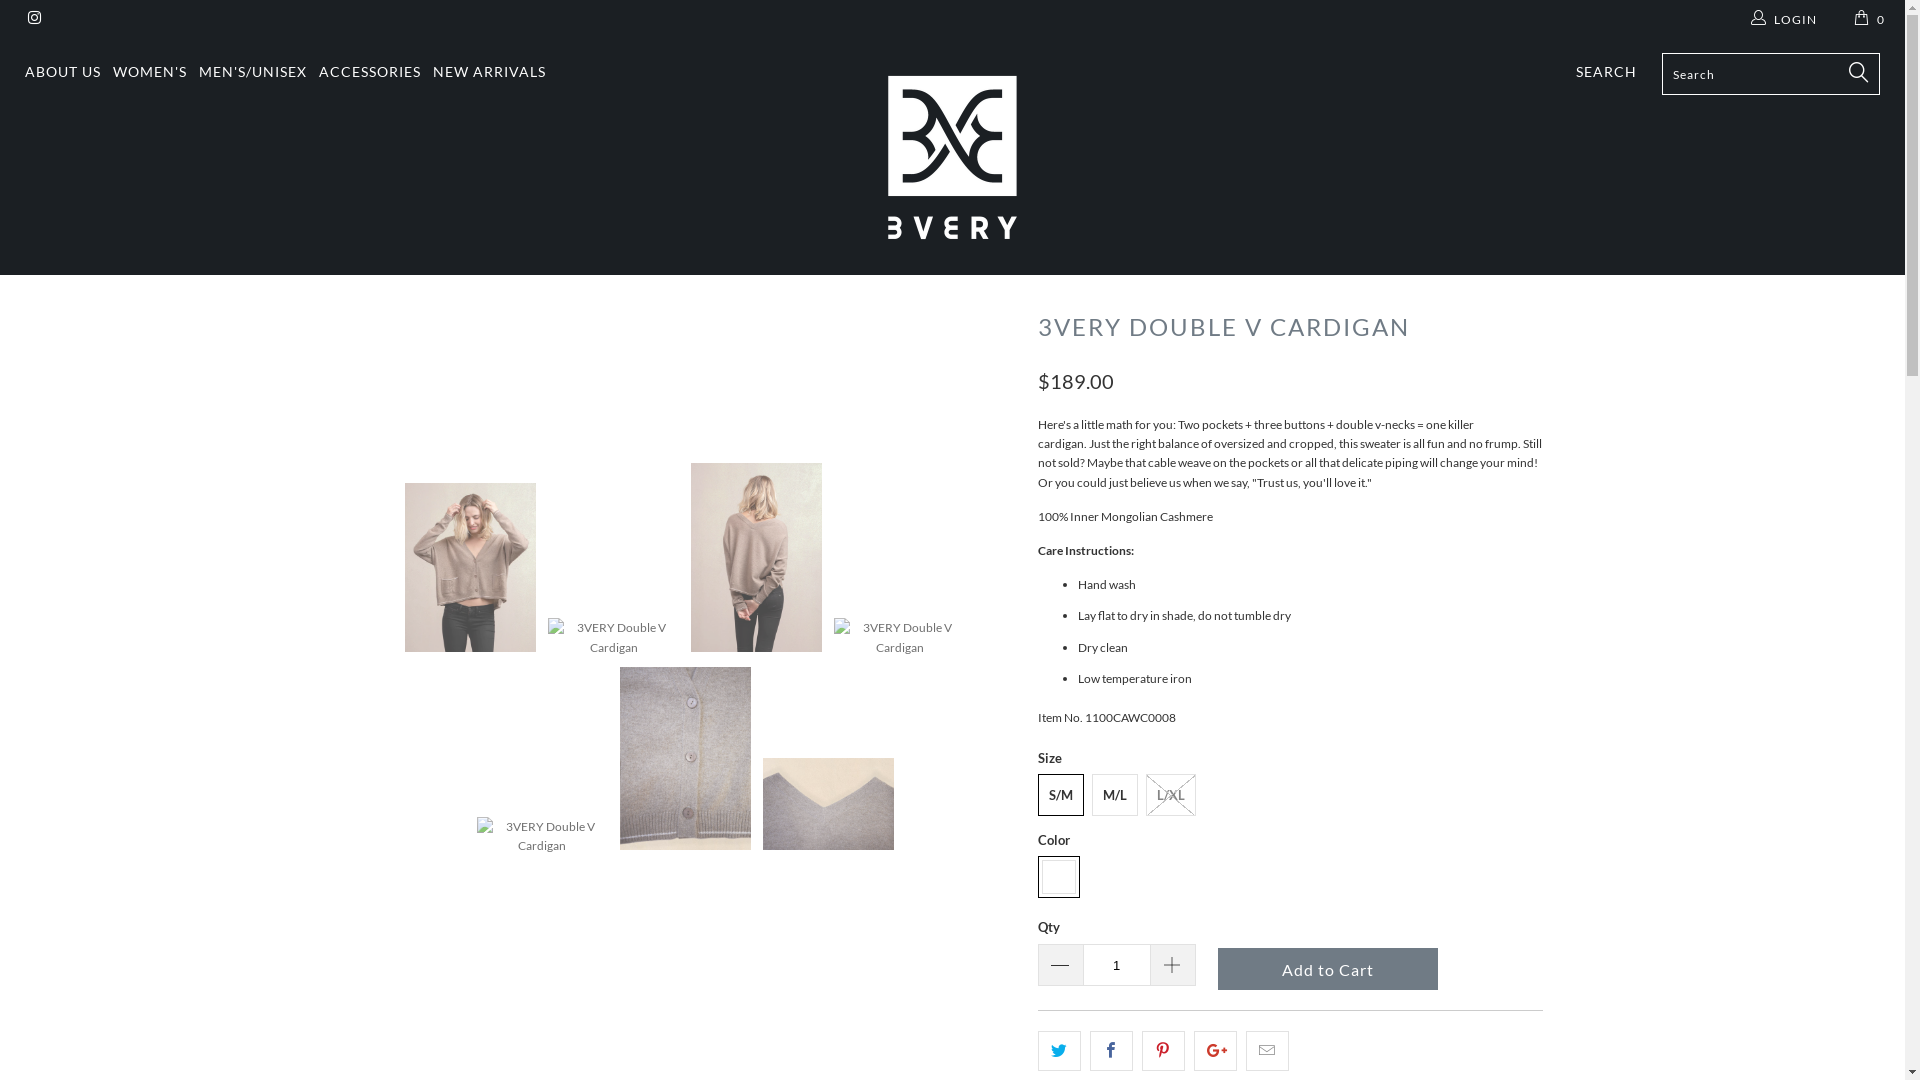  Describe the element at coordinates (62, 71) in the screenshot. I see `'ABOUT US'` at that location.